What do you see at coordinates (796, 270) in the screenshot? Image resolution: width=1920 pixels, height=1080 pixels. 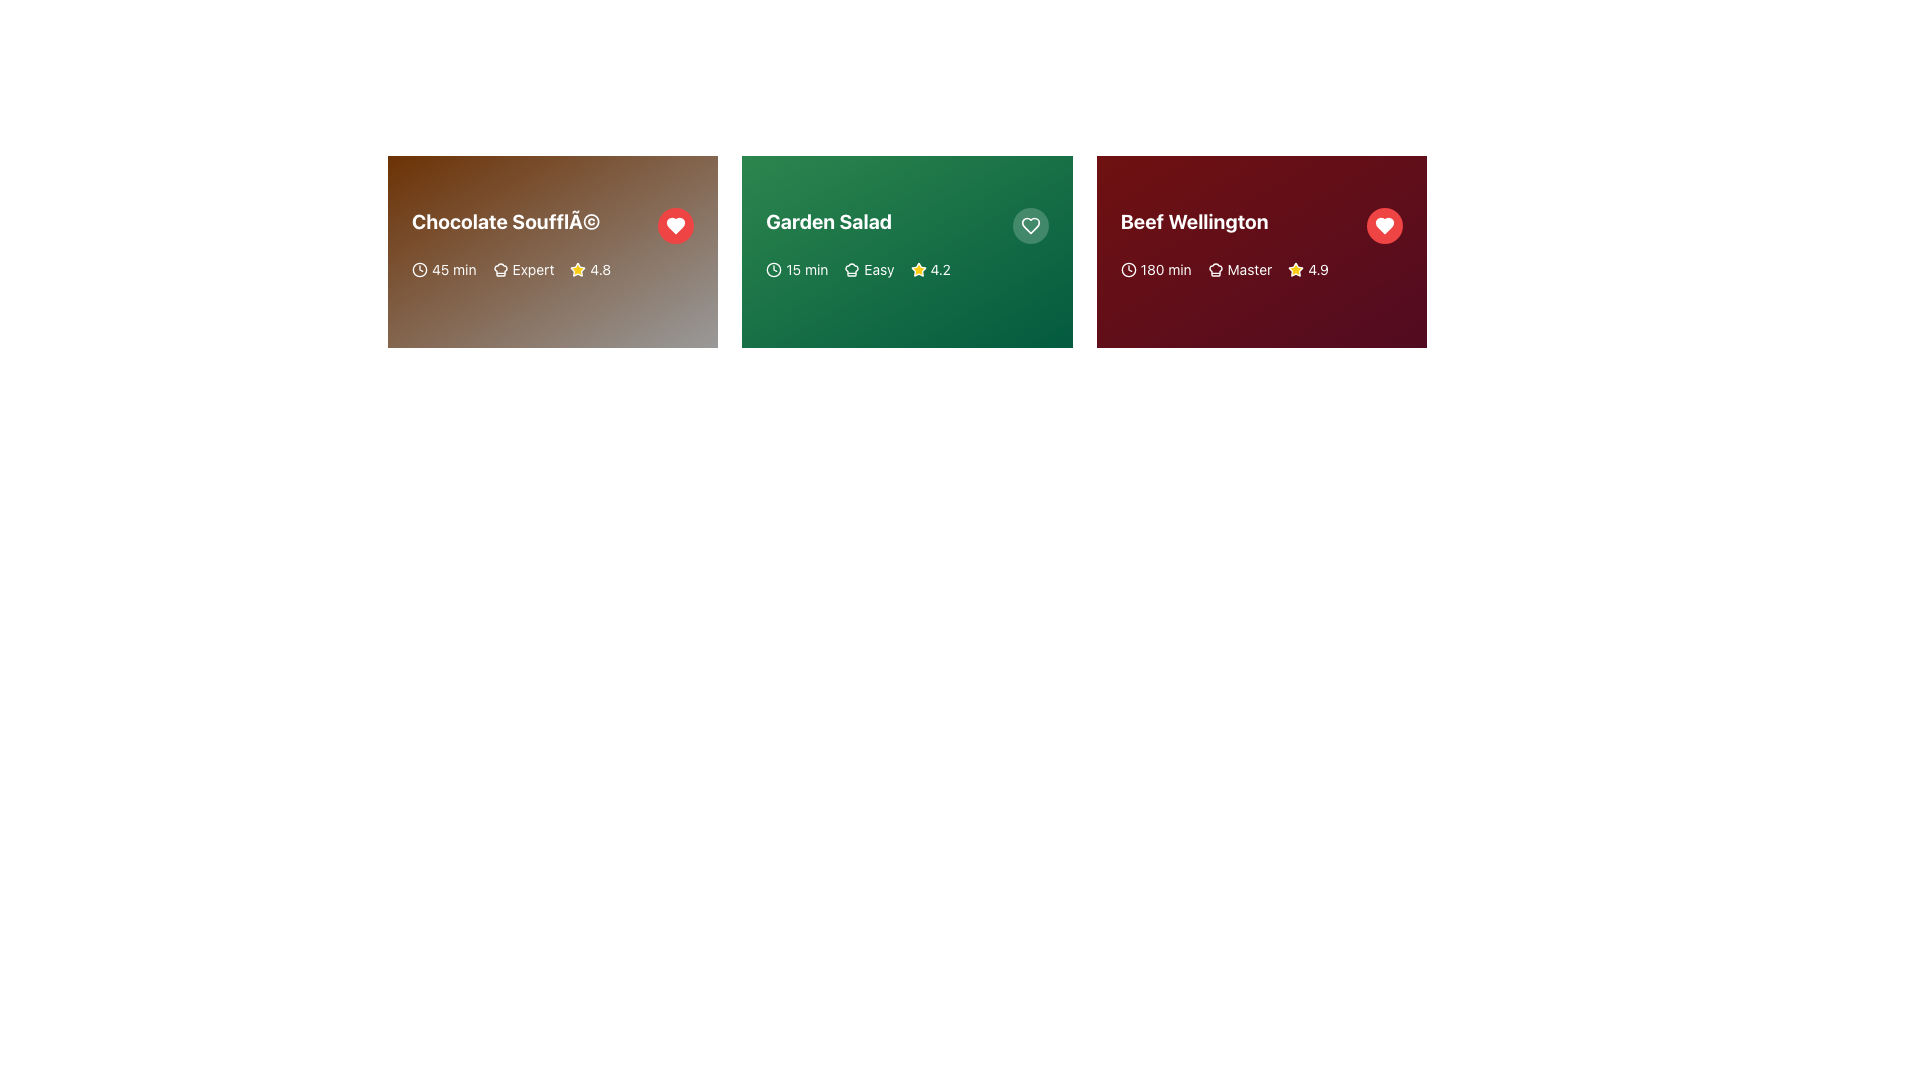 I see `the text element displaying the estimated preparation time for the recipe titled 'Garden Salad', located in the lower-left area of the green card background` at bounding box center [796, 270].